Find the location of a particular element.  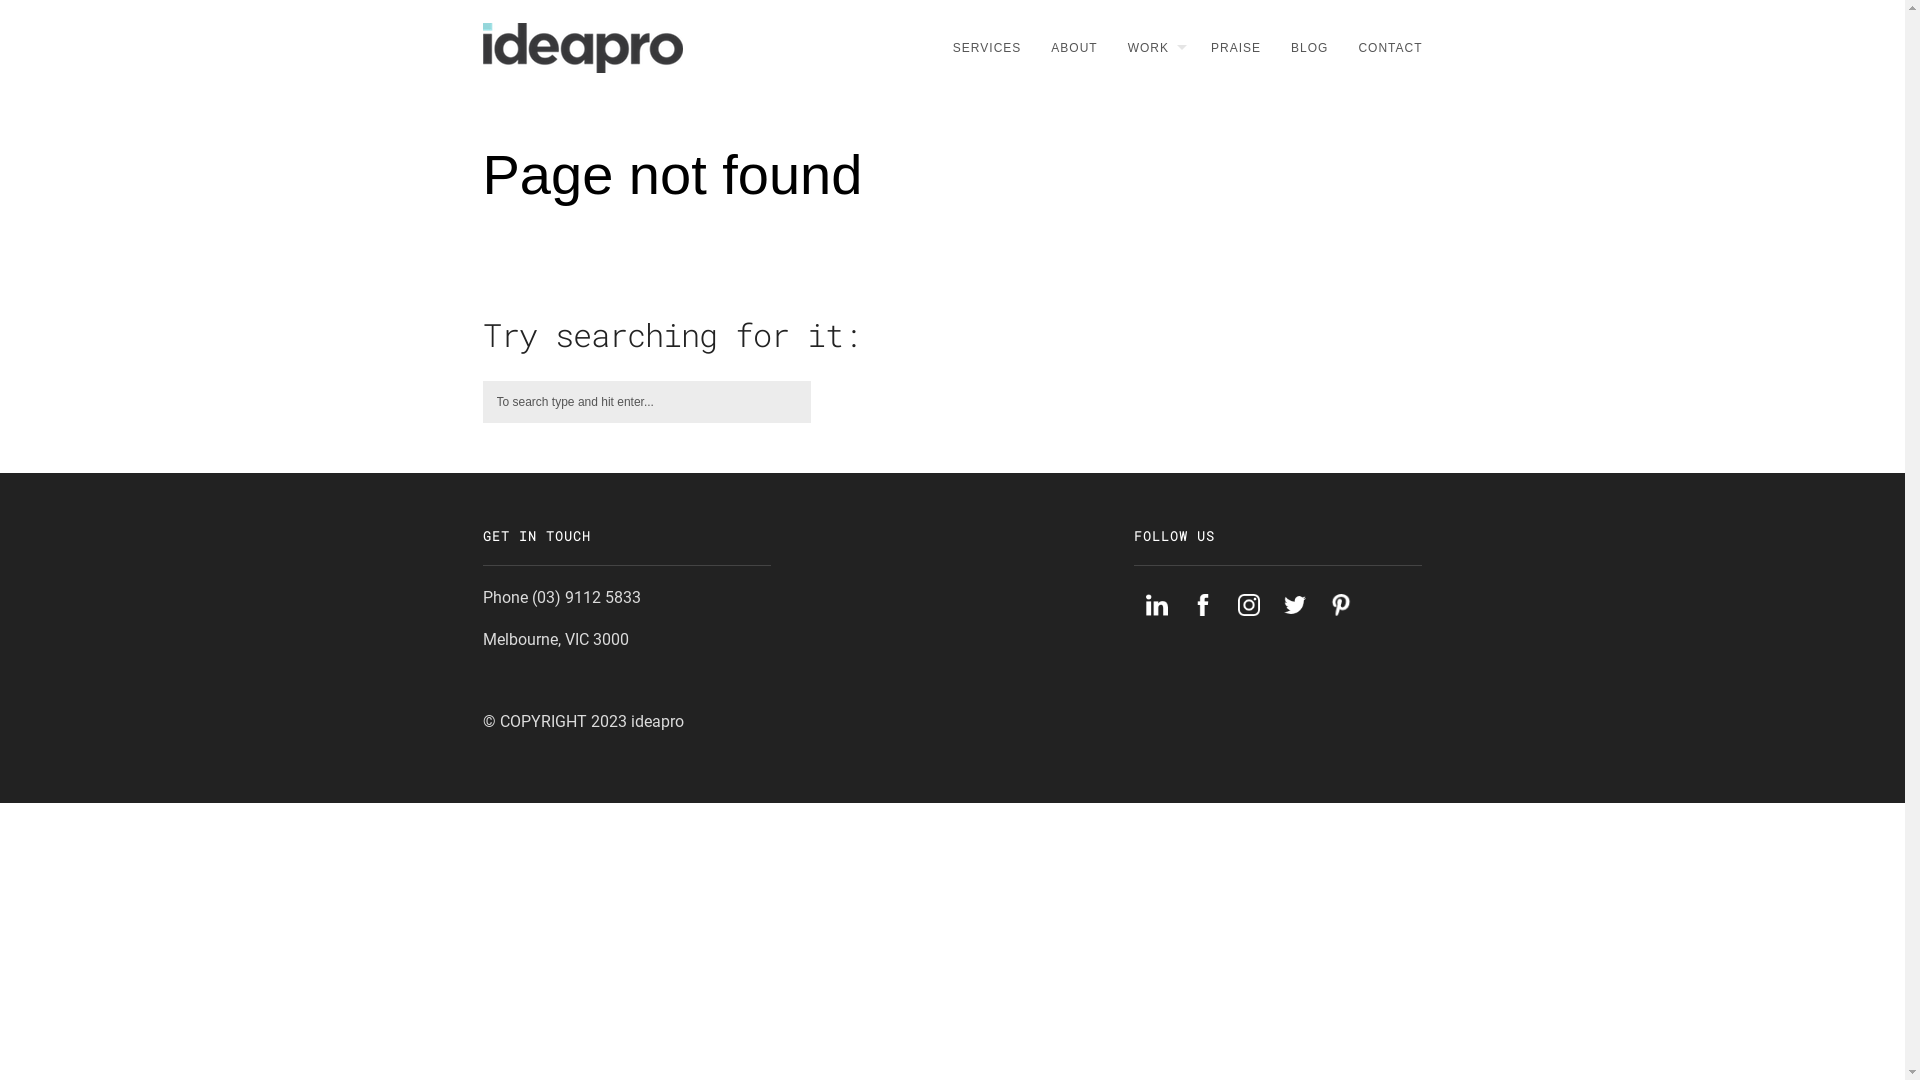

'Pinterest' is located at coordinates (1329, 604).